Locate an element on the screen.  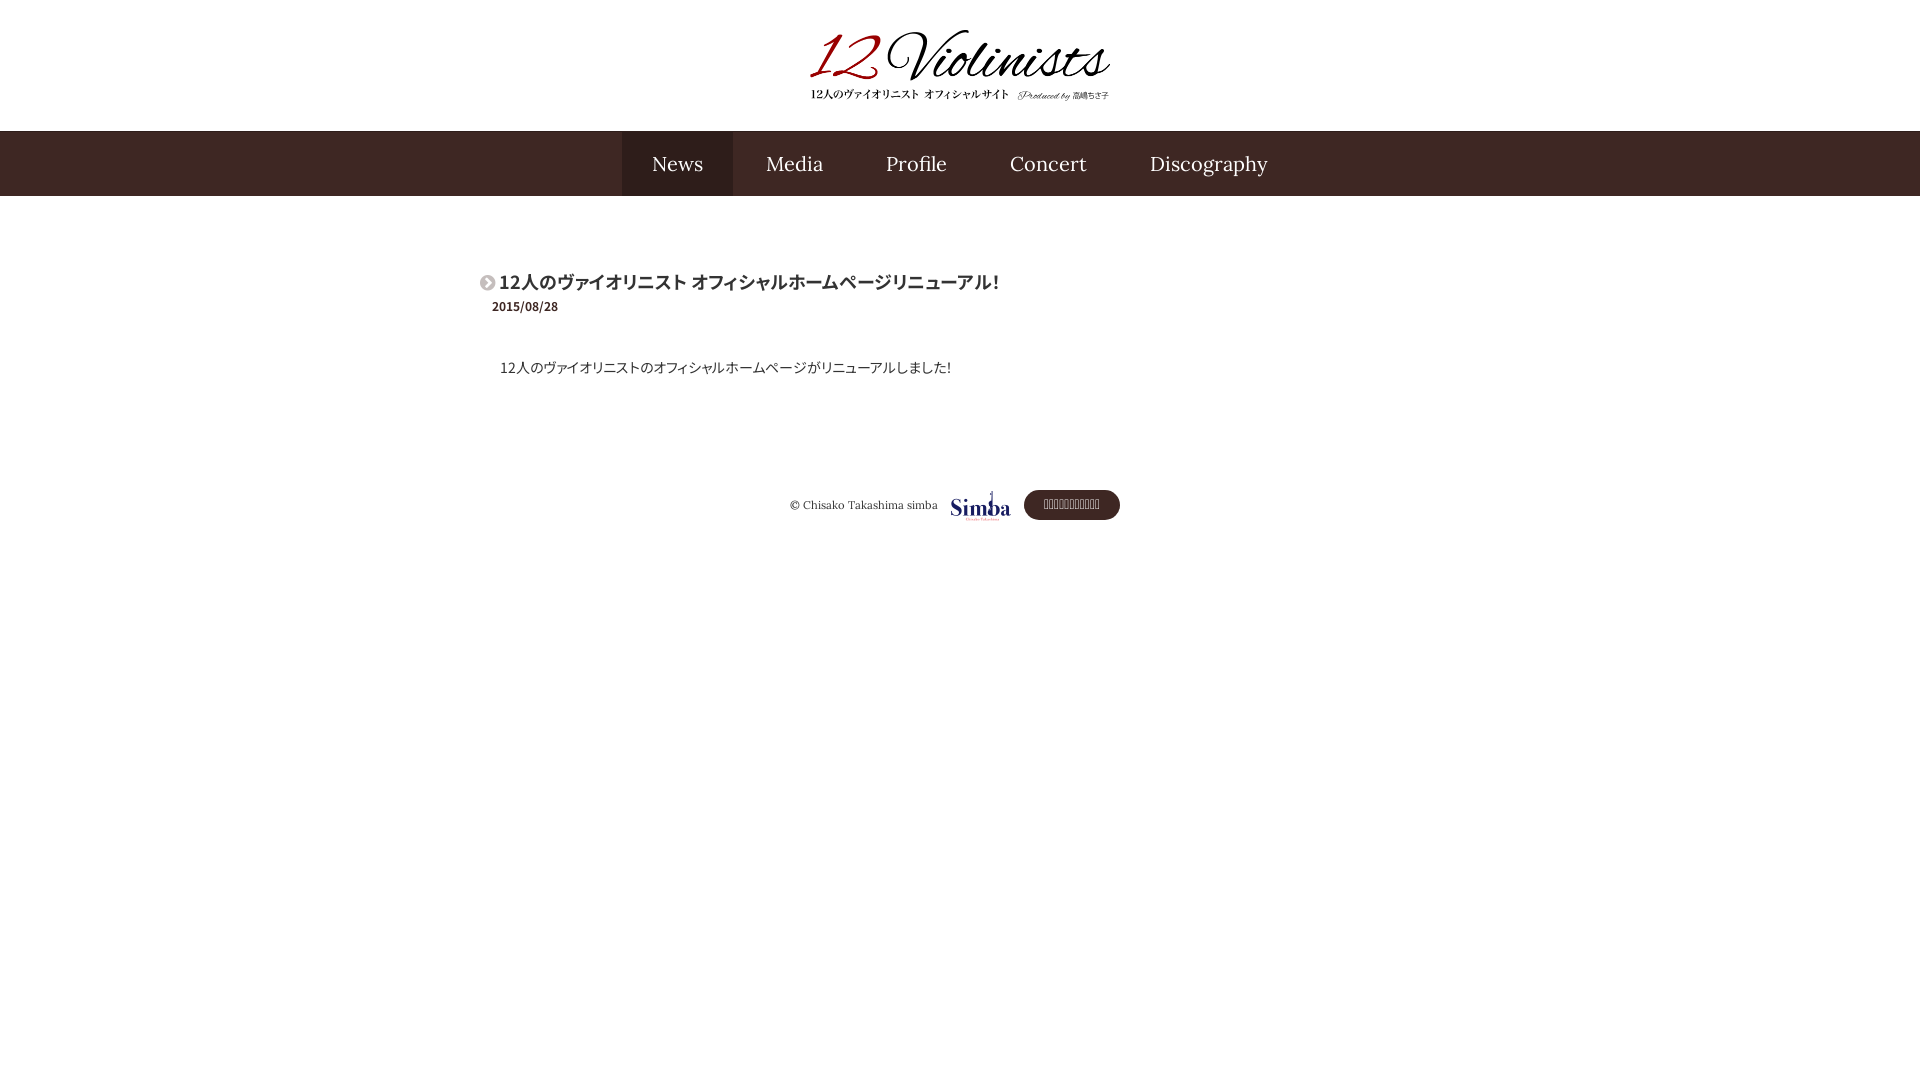
'Discography' is located at coordinates (1118, 163).